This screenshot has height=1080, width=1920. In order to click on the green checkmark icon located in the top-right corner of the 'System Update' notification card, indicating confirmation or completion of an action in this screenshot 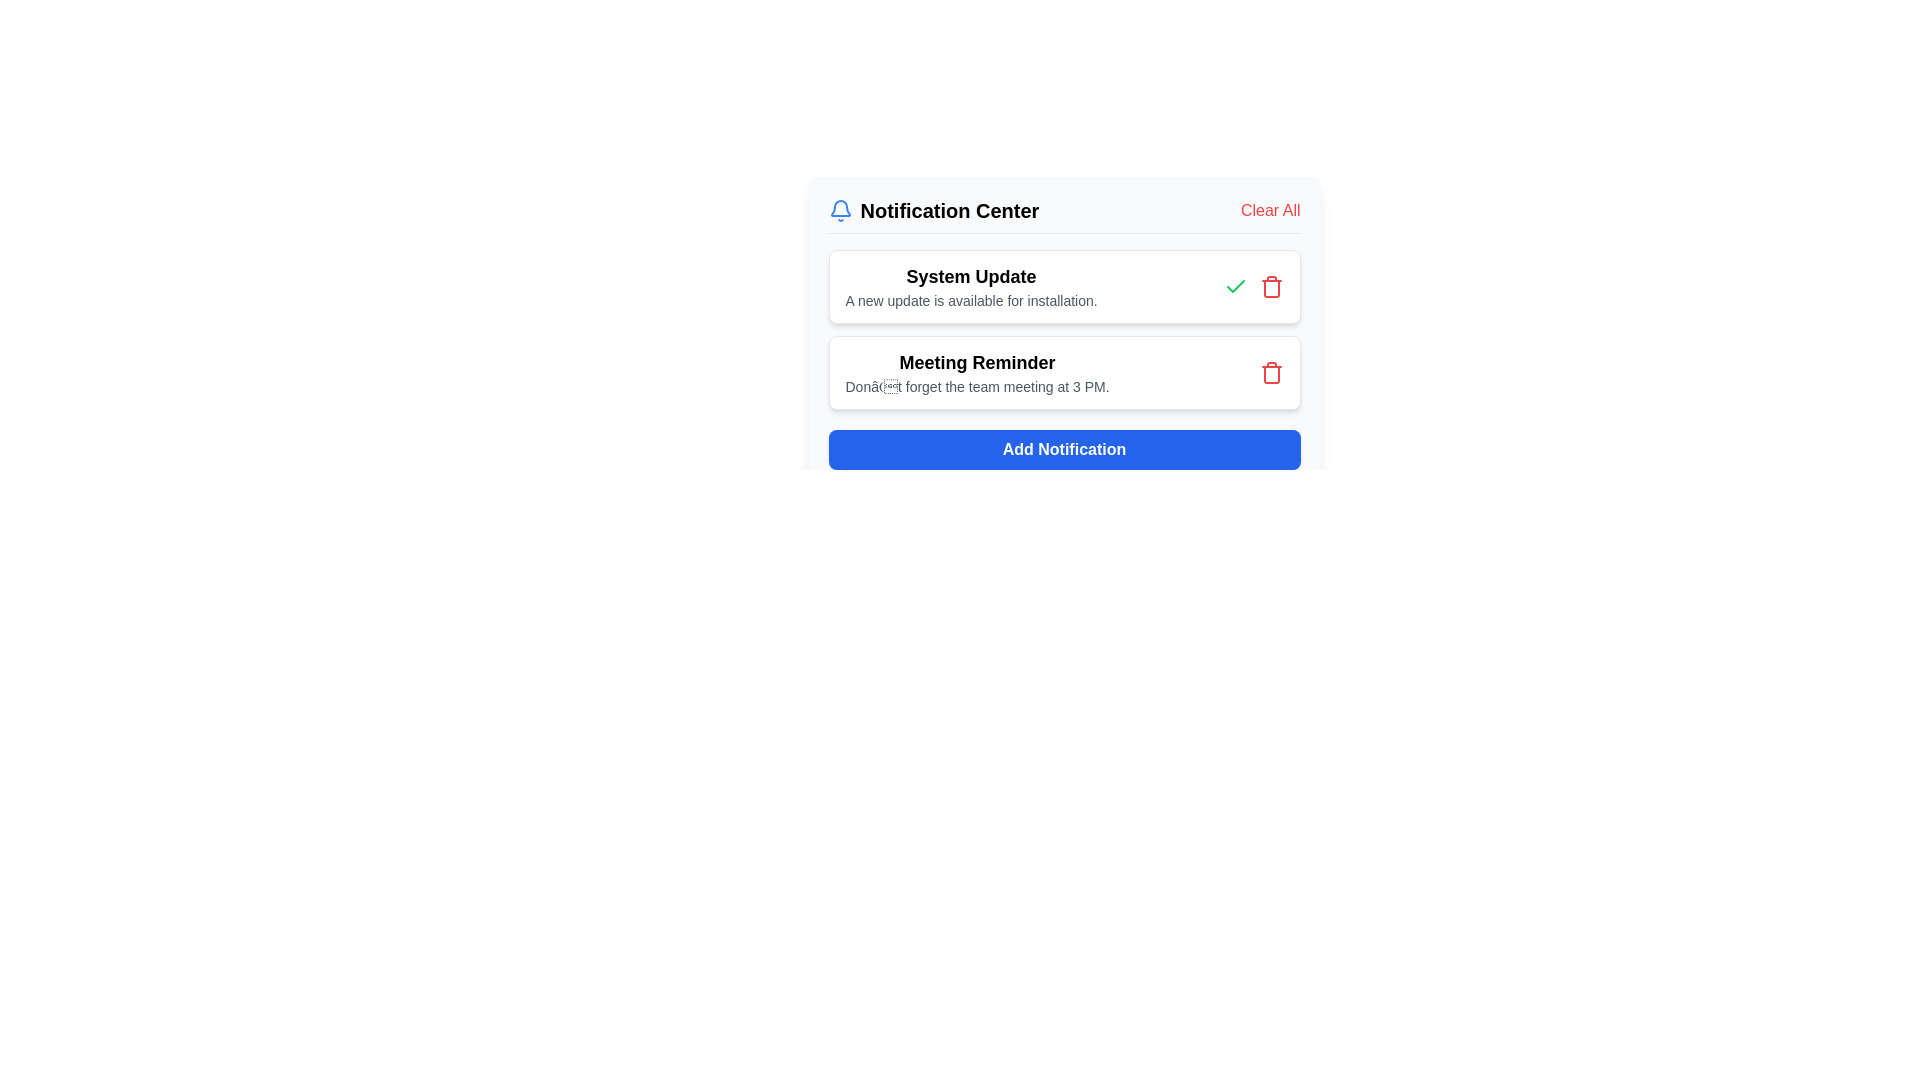, I will do `click(1234, 286)`.